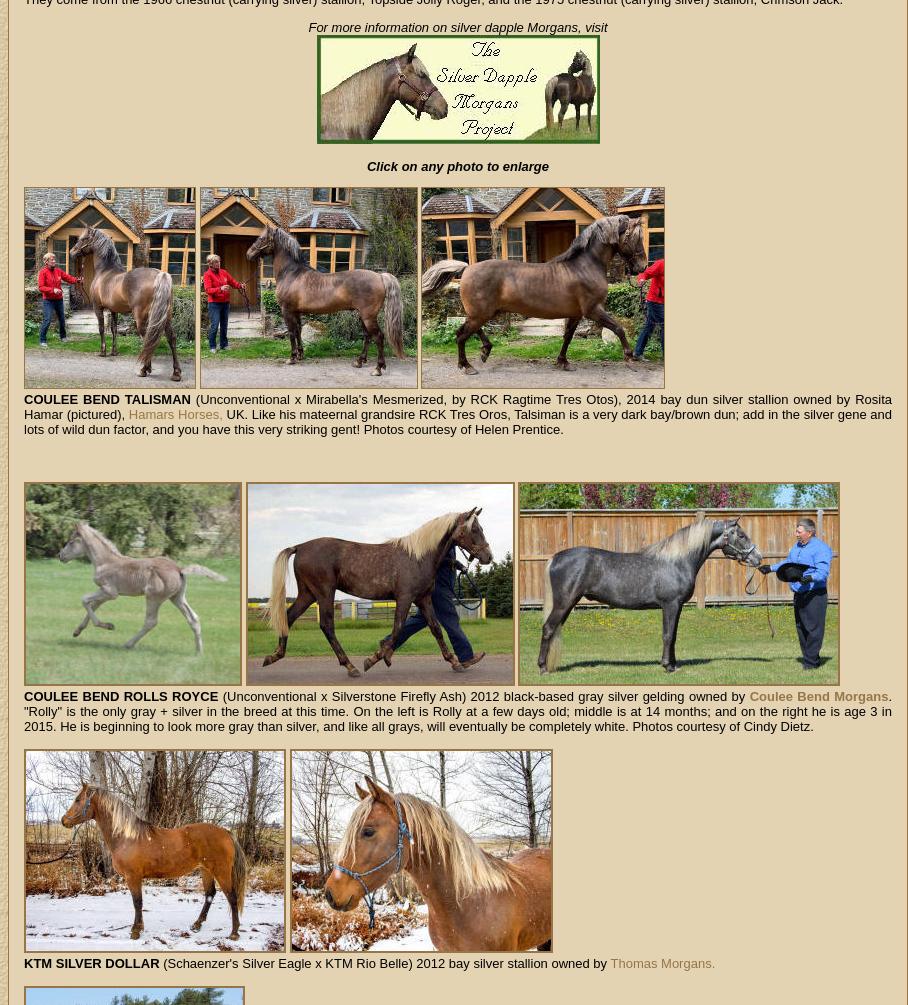 The image size is (908, 1005). Describe the element at coordinates (90, 962) in the screenshot. I see `'KTM SILVER DOLLAR'` at that location.